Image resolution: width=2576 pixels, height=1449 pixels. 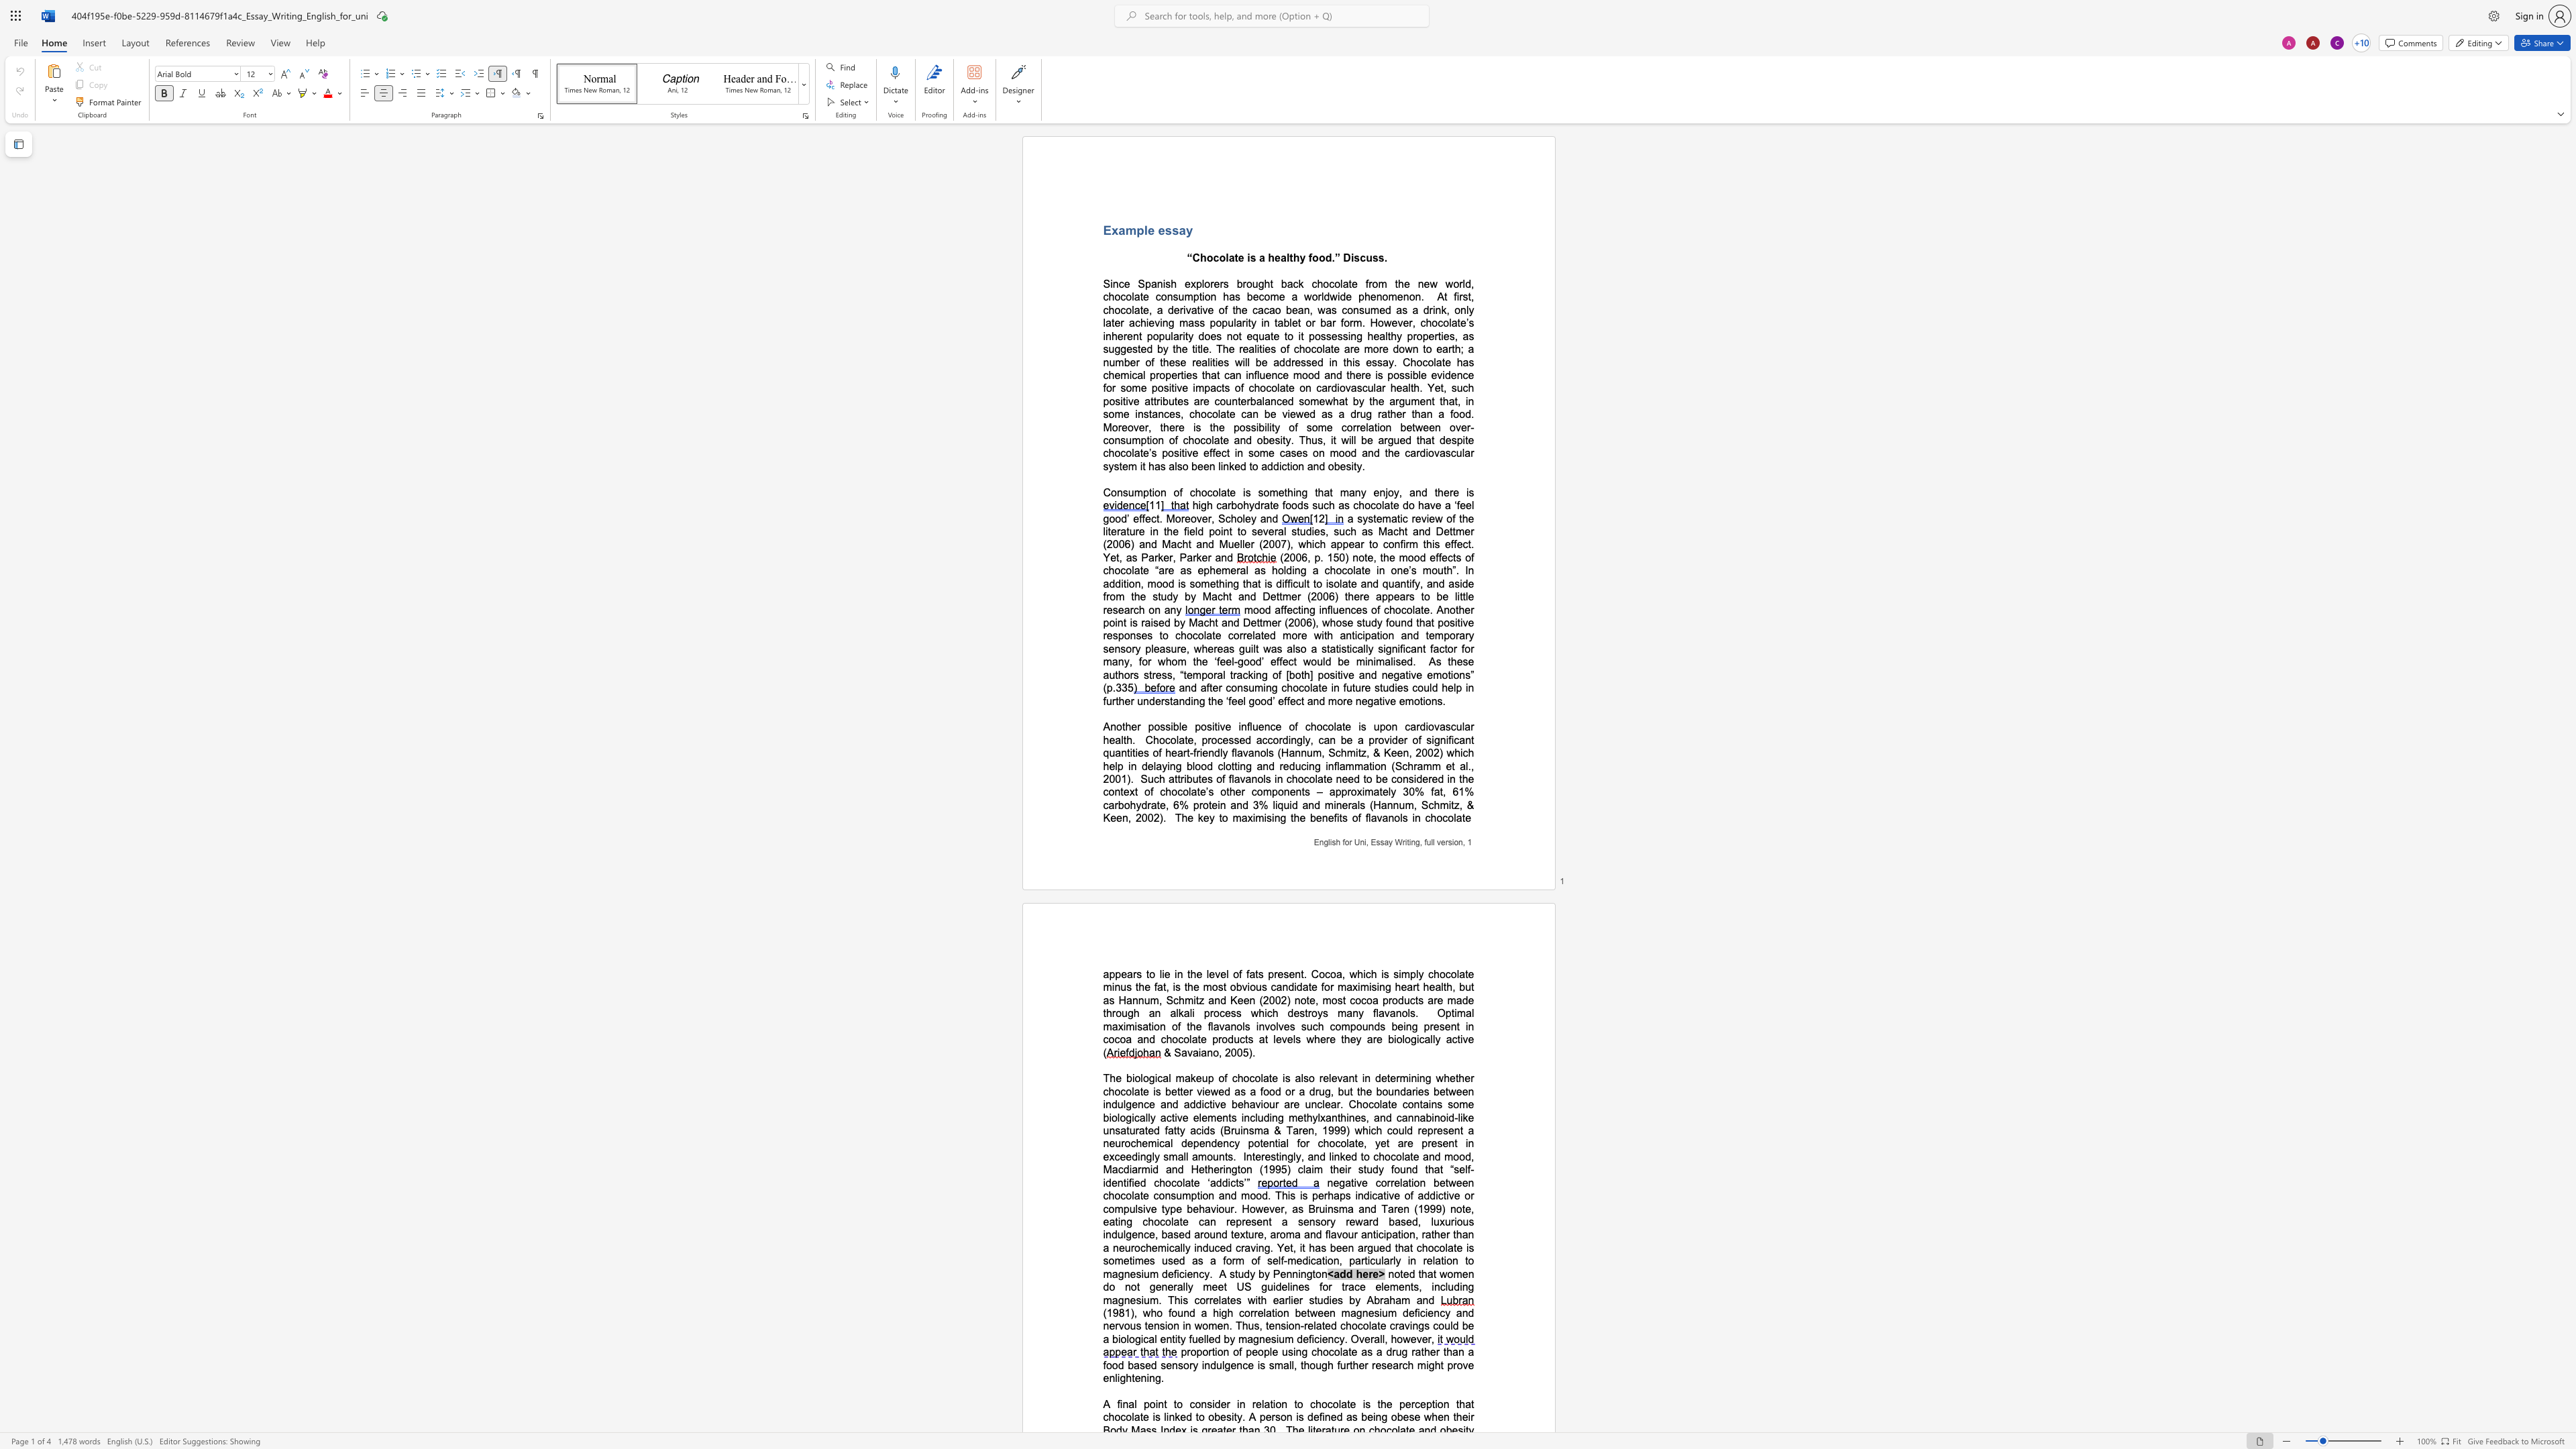 What do you see at coordinates (1346, 440) in the screenshot?
I see `the space between the continuous character "w" and "i" in the text` at bounding box center [1346, 440].